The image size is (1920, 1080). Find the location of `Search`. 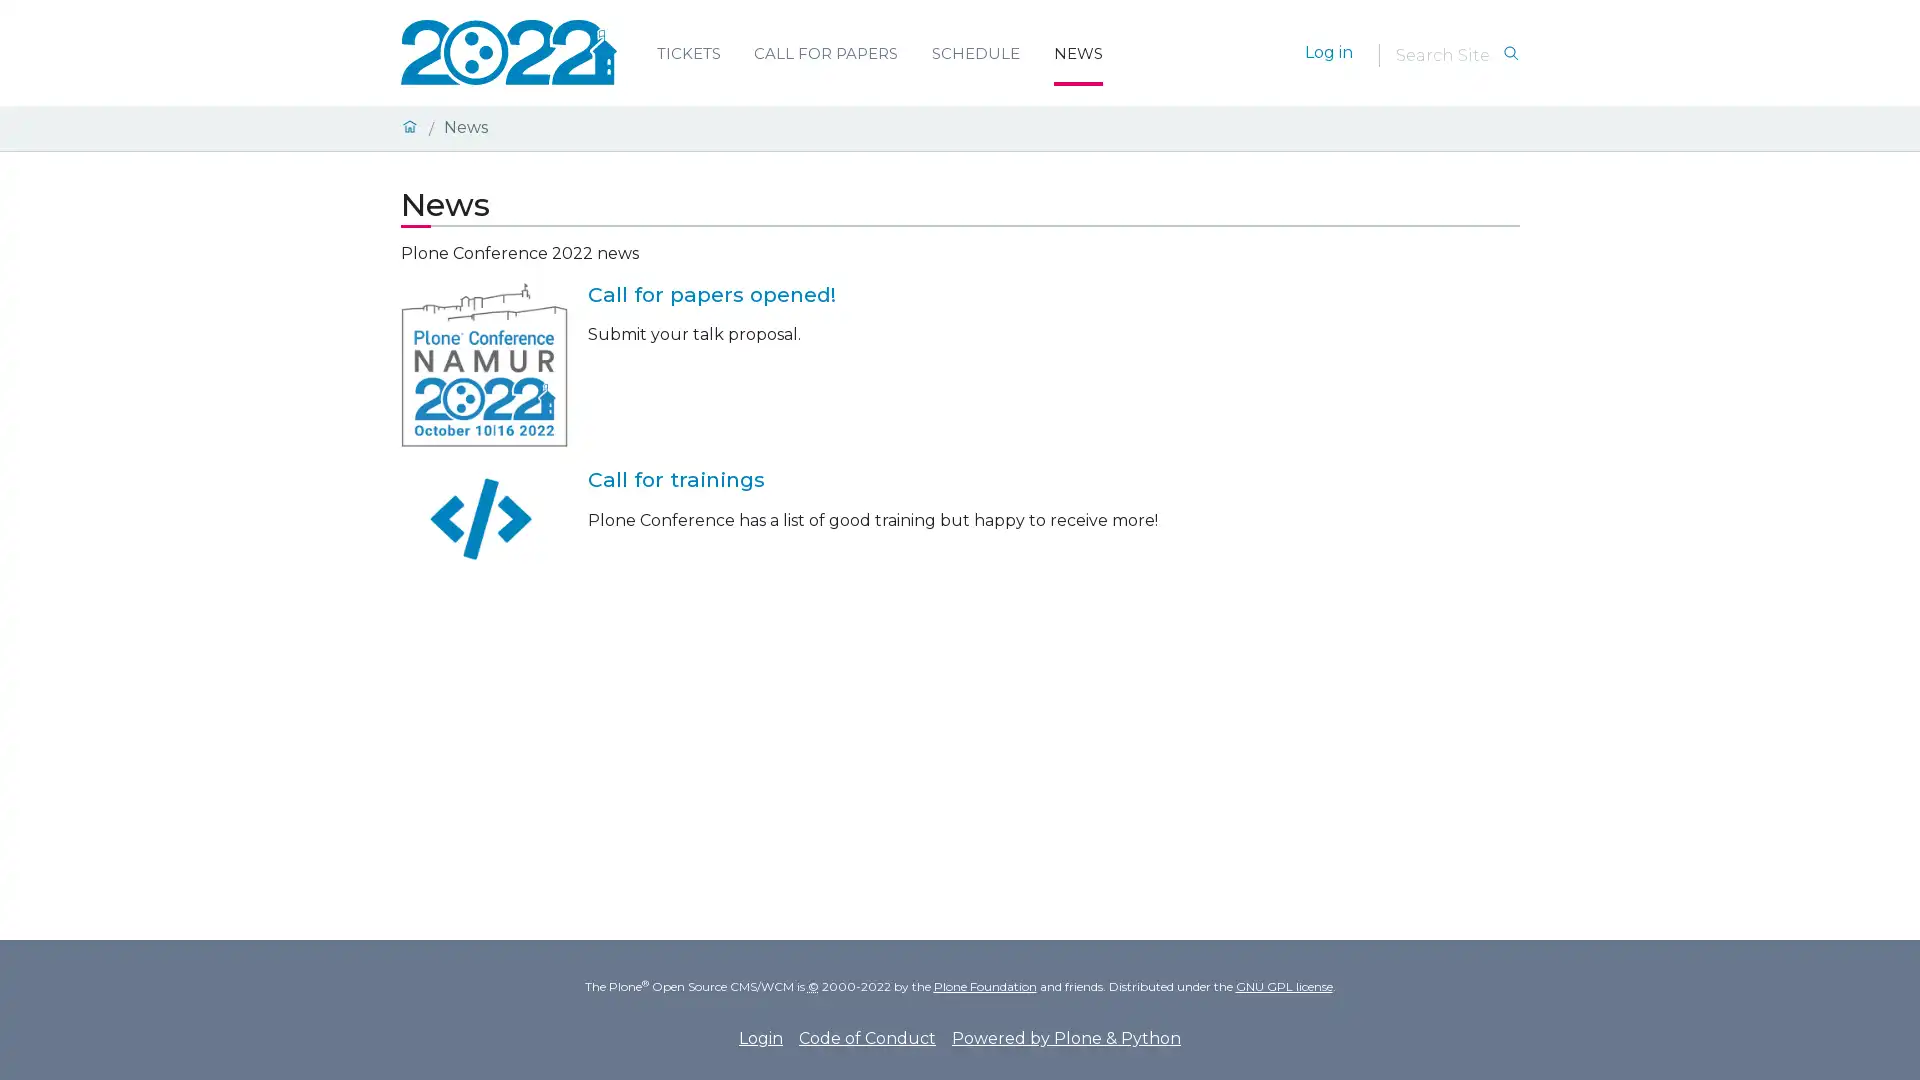

Search is located at coordinates (1510, 53).